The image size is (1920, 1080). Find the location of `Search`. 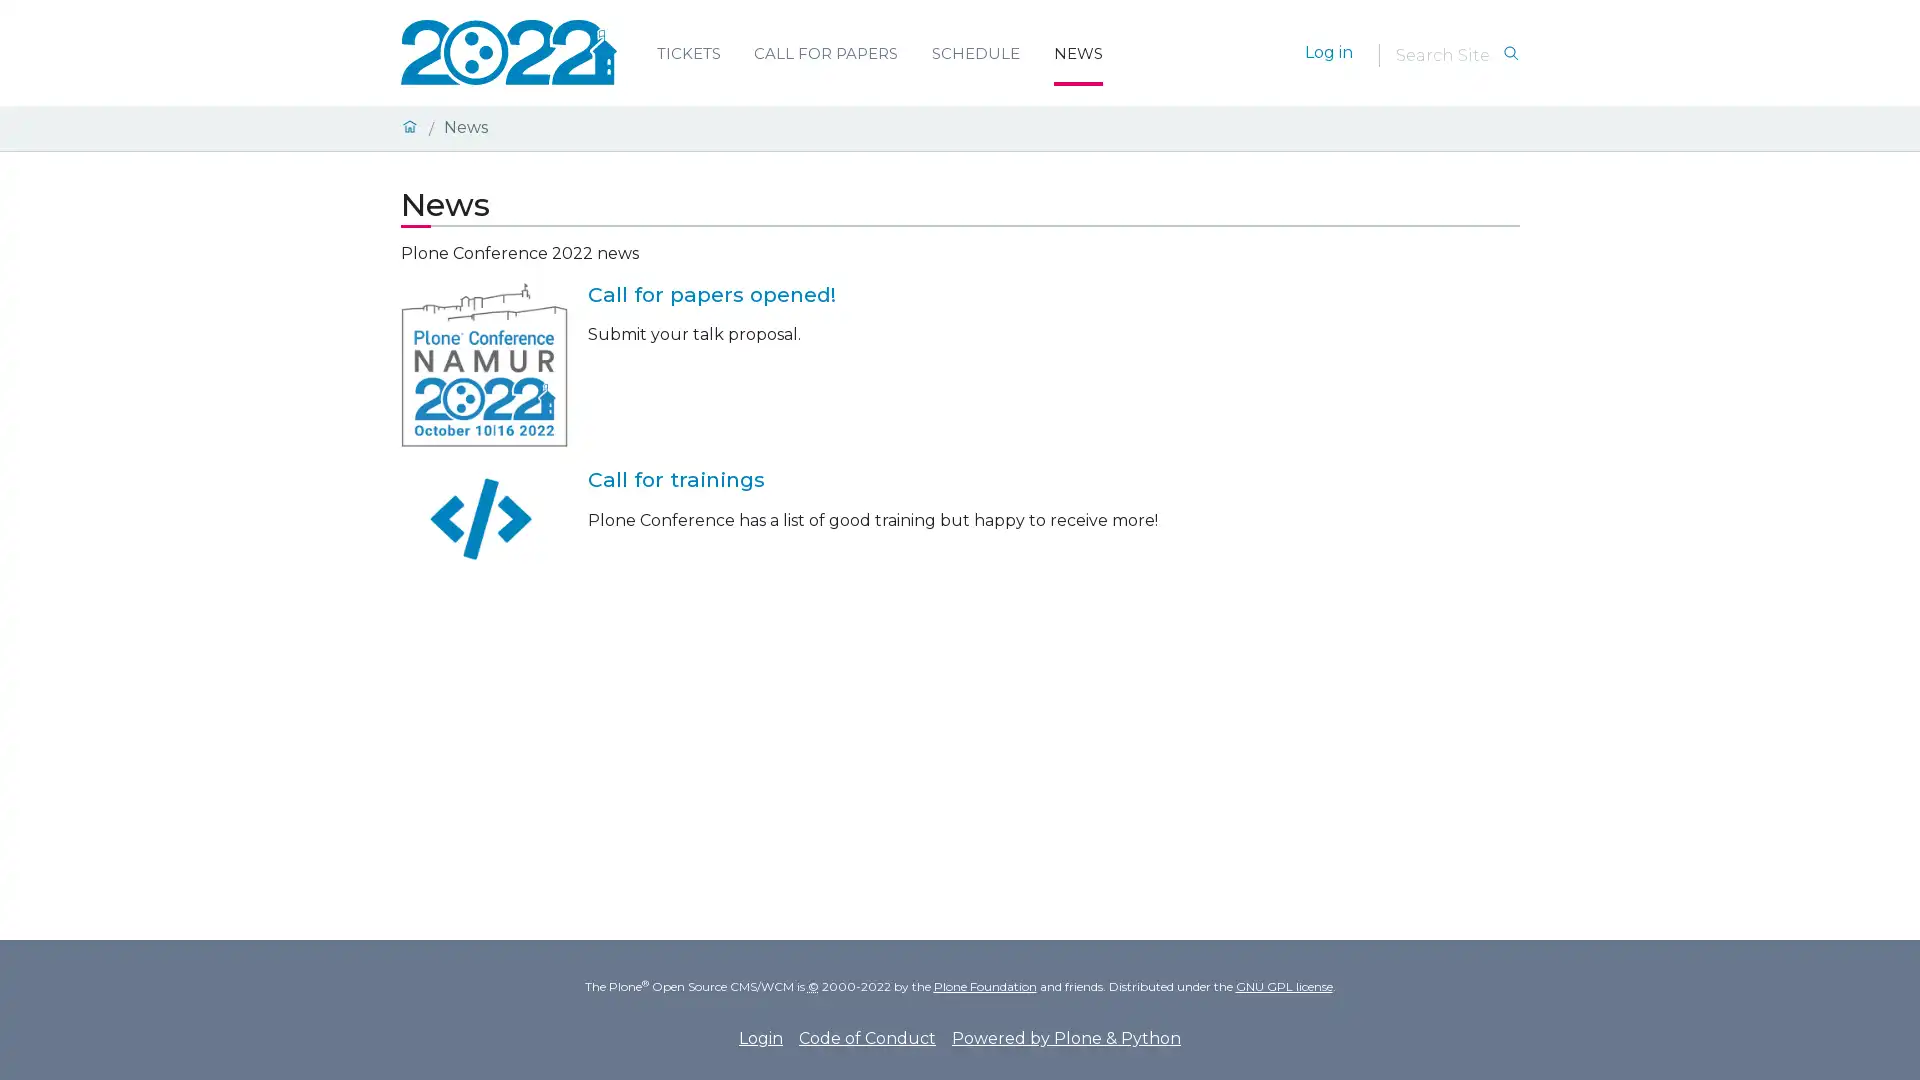

Search is located at coordinates (1510, 53).